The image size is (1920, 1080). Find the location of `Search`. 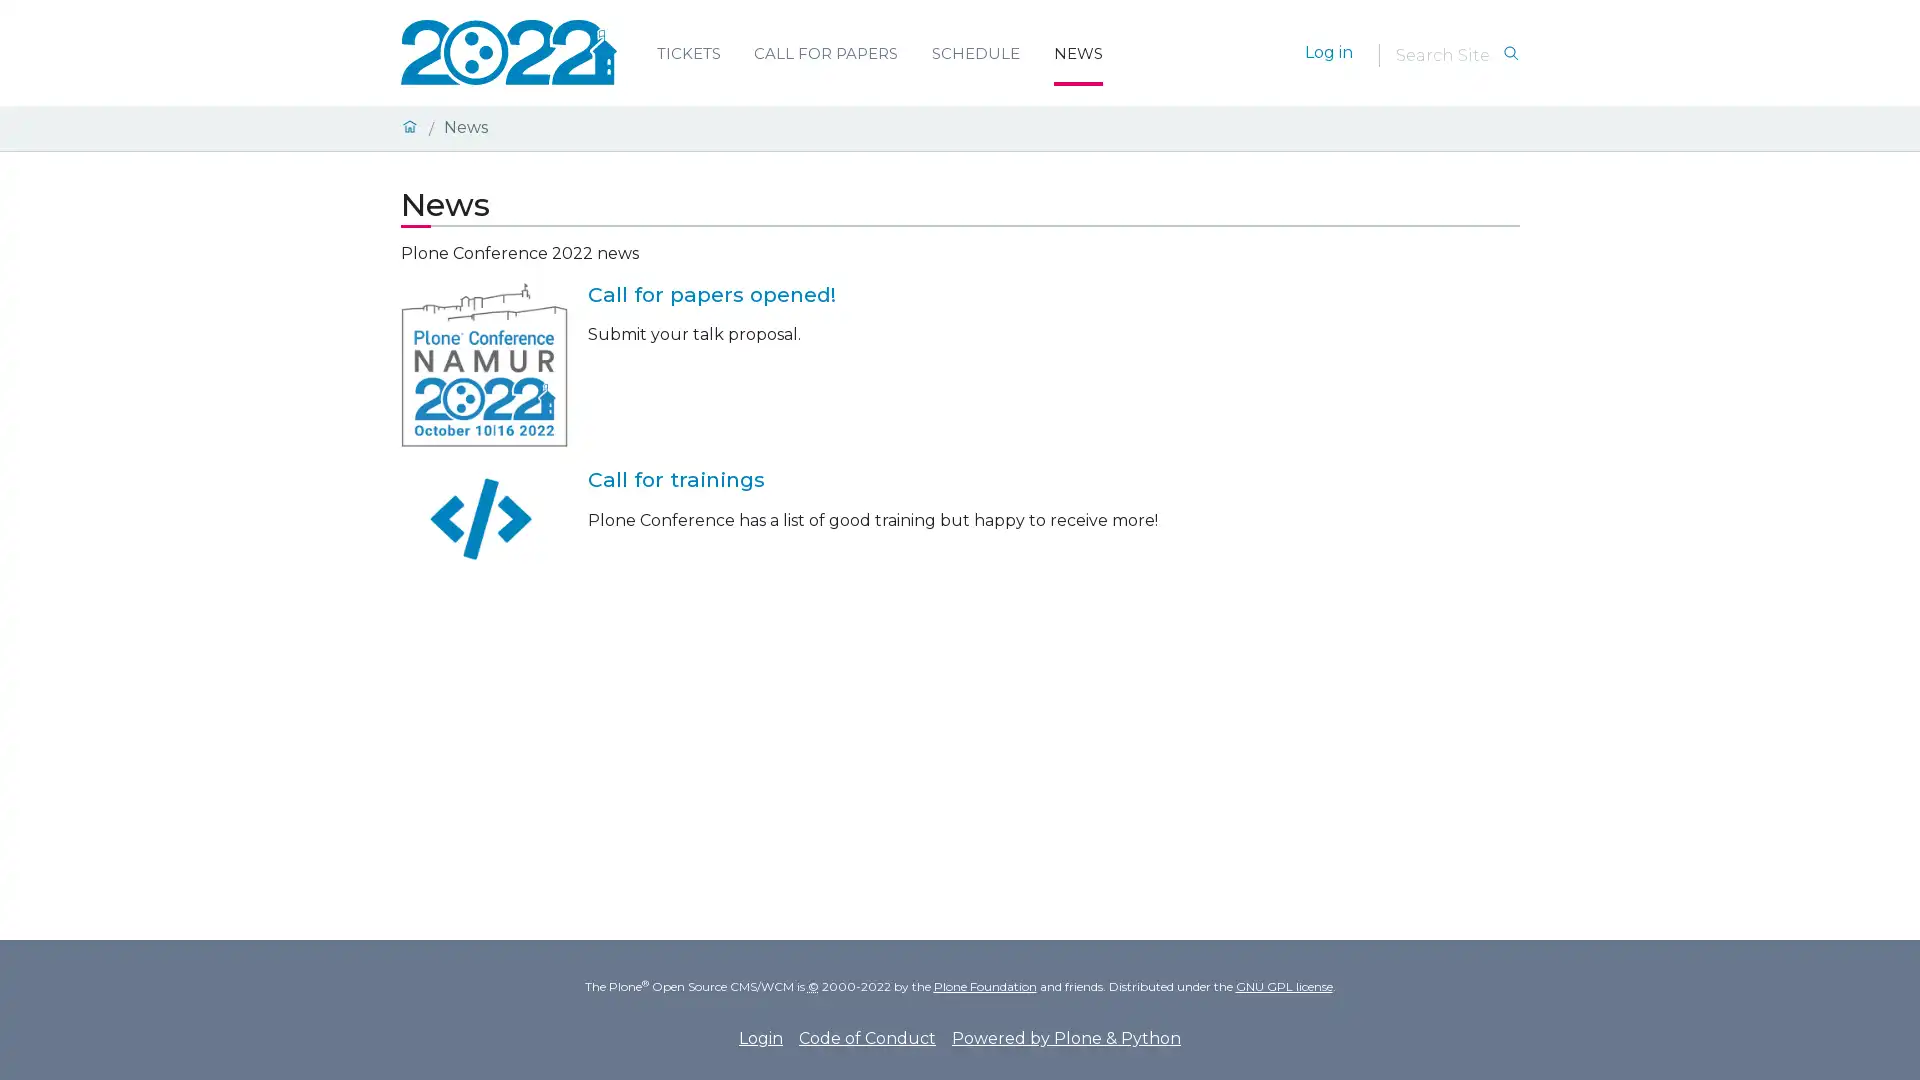

Search is located at coordinates (1510, 53).